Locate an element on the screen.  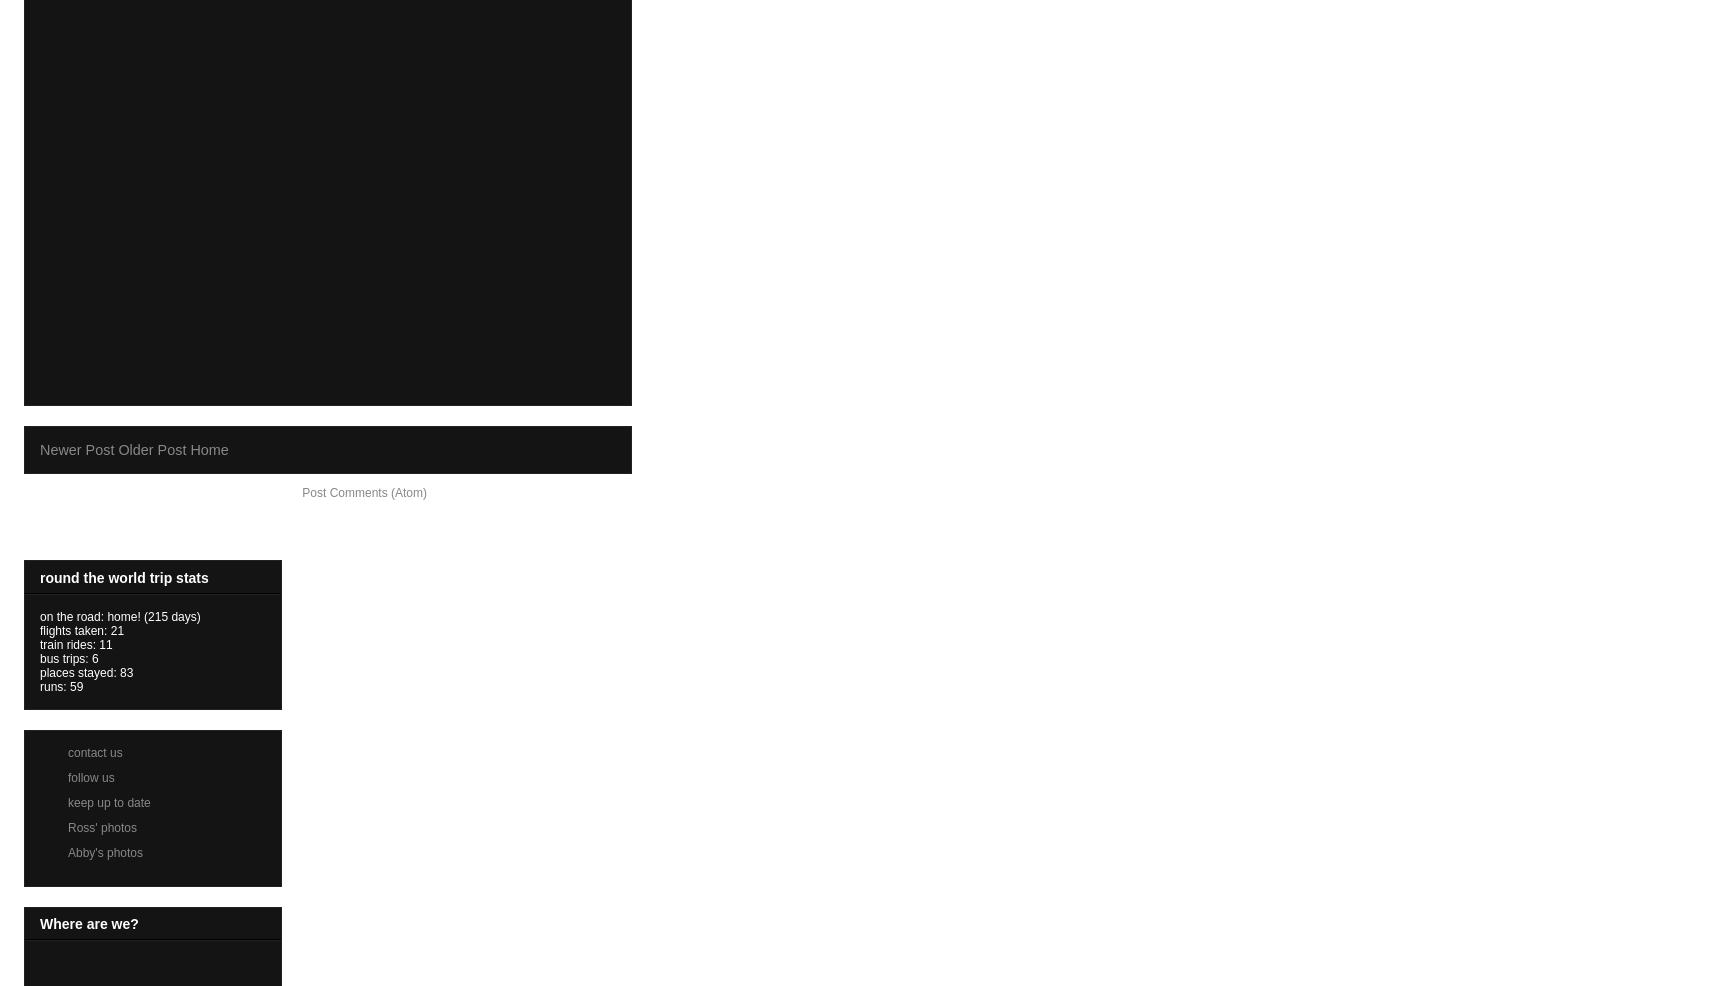
'Older Post' is located at coordinates (151, 450).